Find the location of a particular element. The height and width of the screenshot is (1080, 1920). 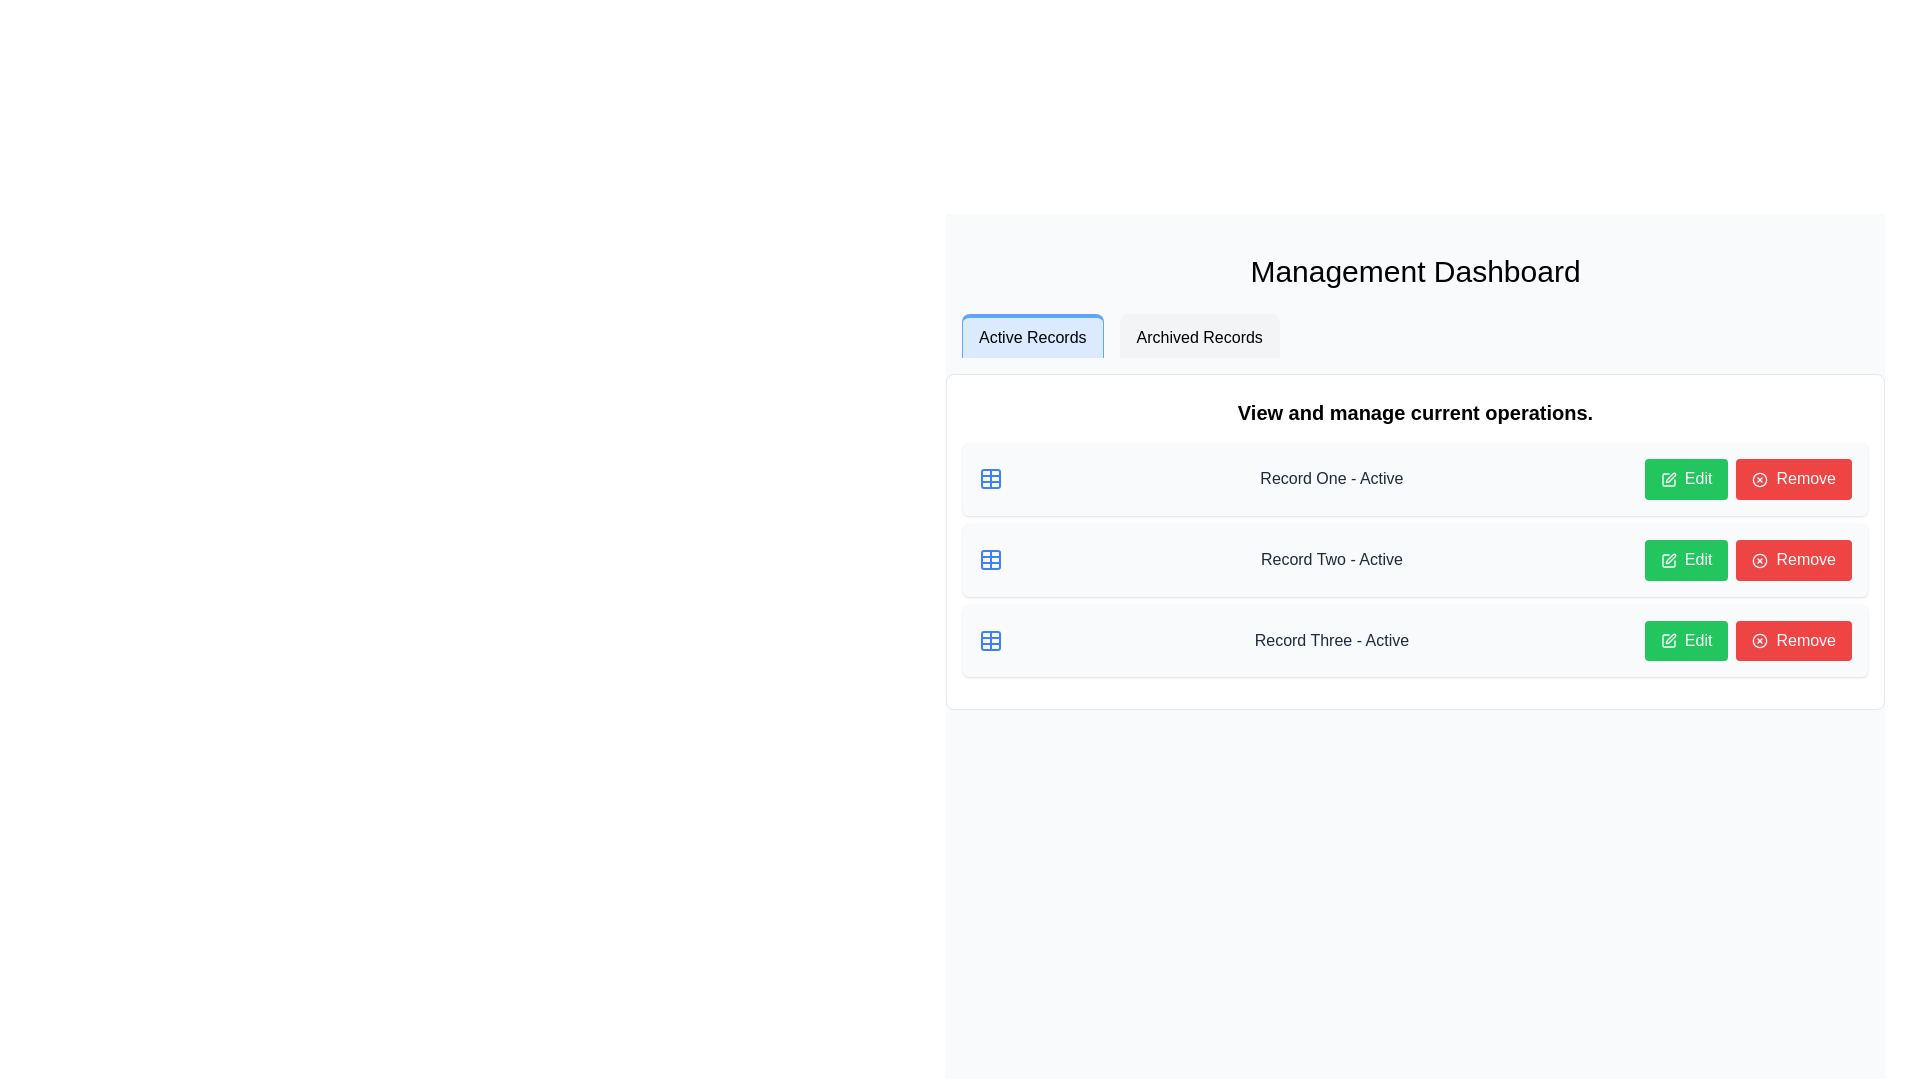

the 'Remove' button for the 'Record Two - Active' entry to observe interactive visual changes is located at coordinates (1794, 560).